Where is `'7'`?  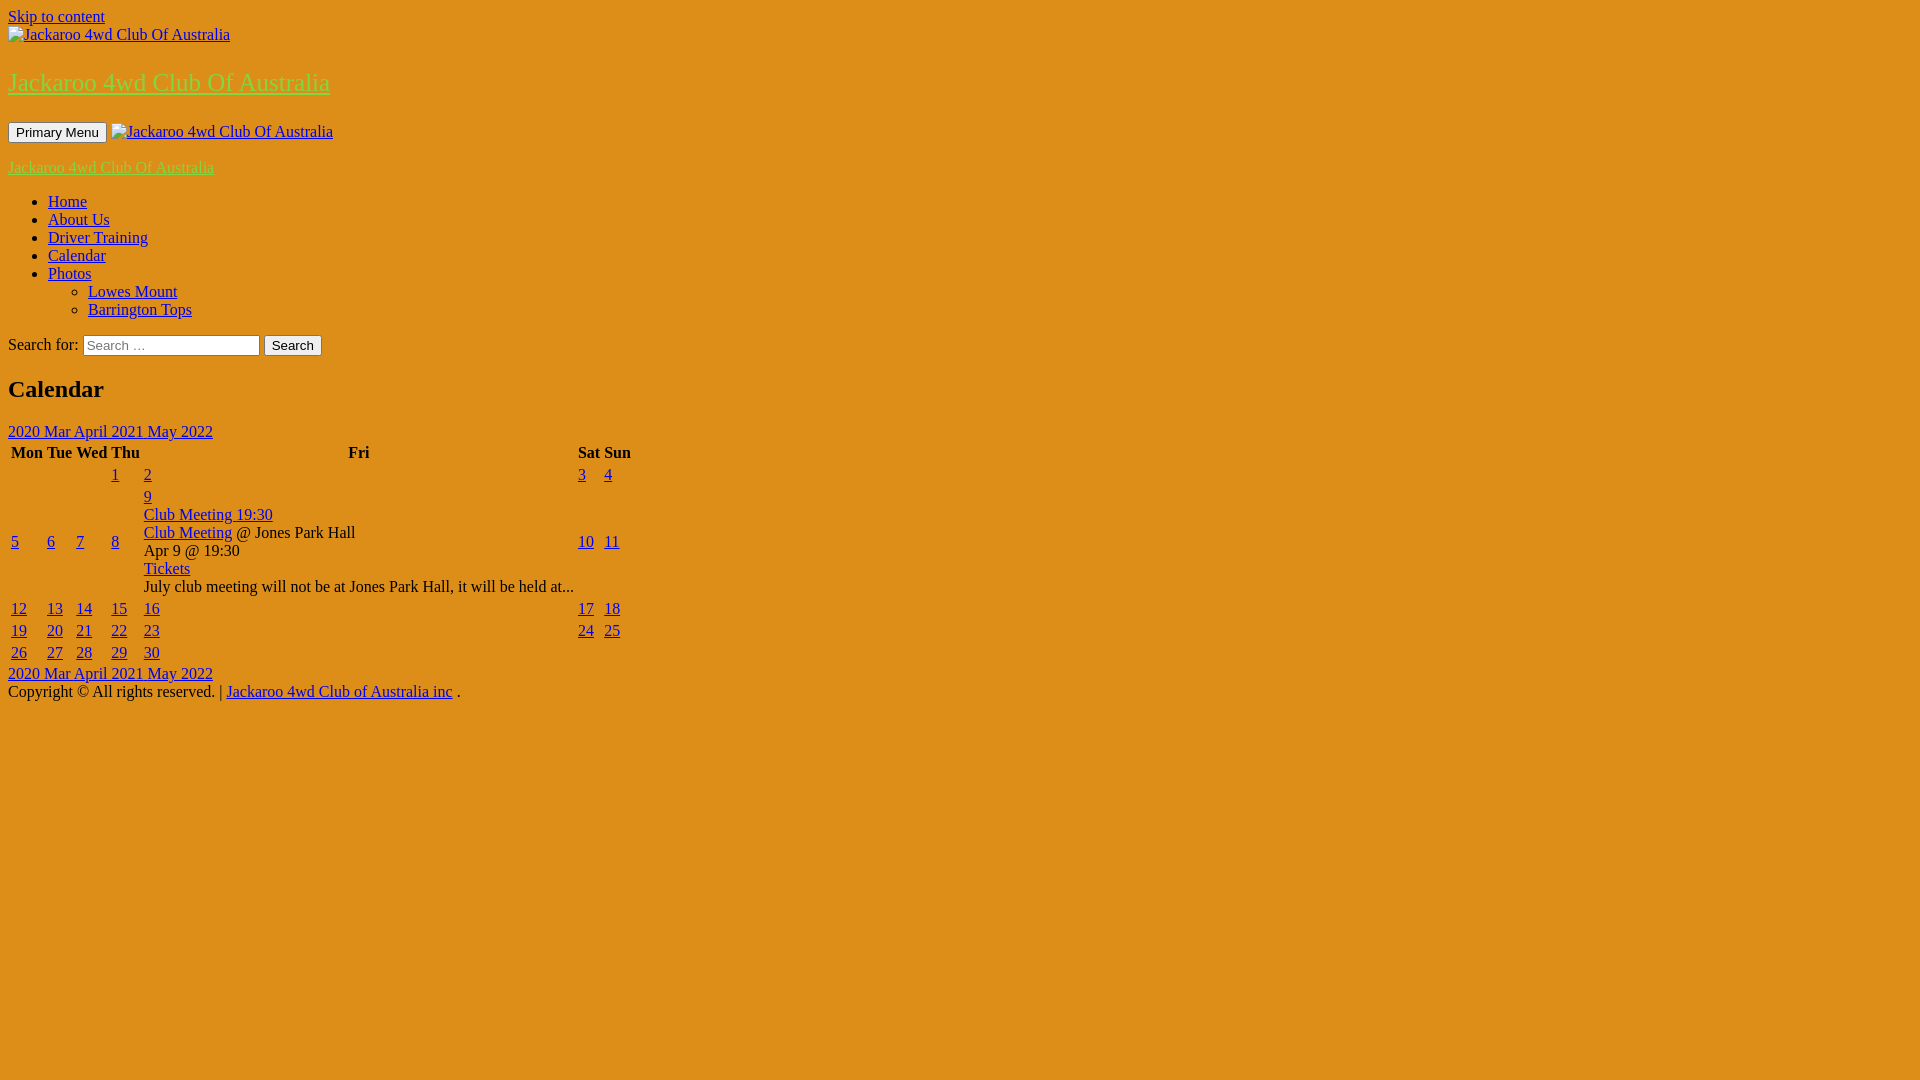 '7' is located at coordinates (80, 541).